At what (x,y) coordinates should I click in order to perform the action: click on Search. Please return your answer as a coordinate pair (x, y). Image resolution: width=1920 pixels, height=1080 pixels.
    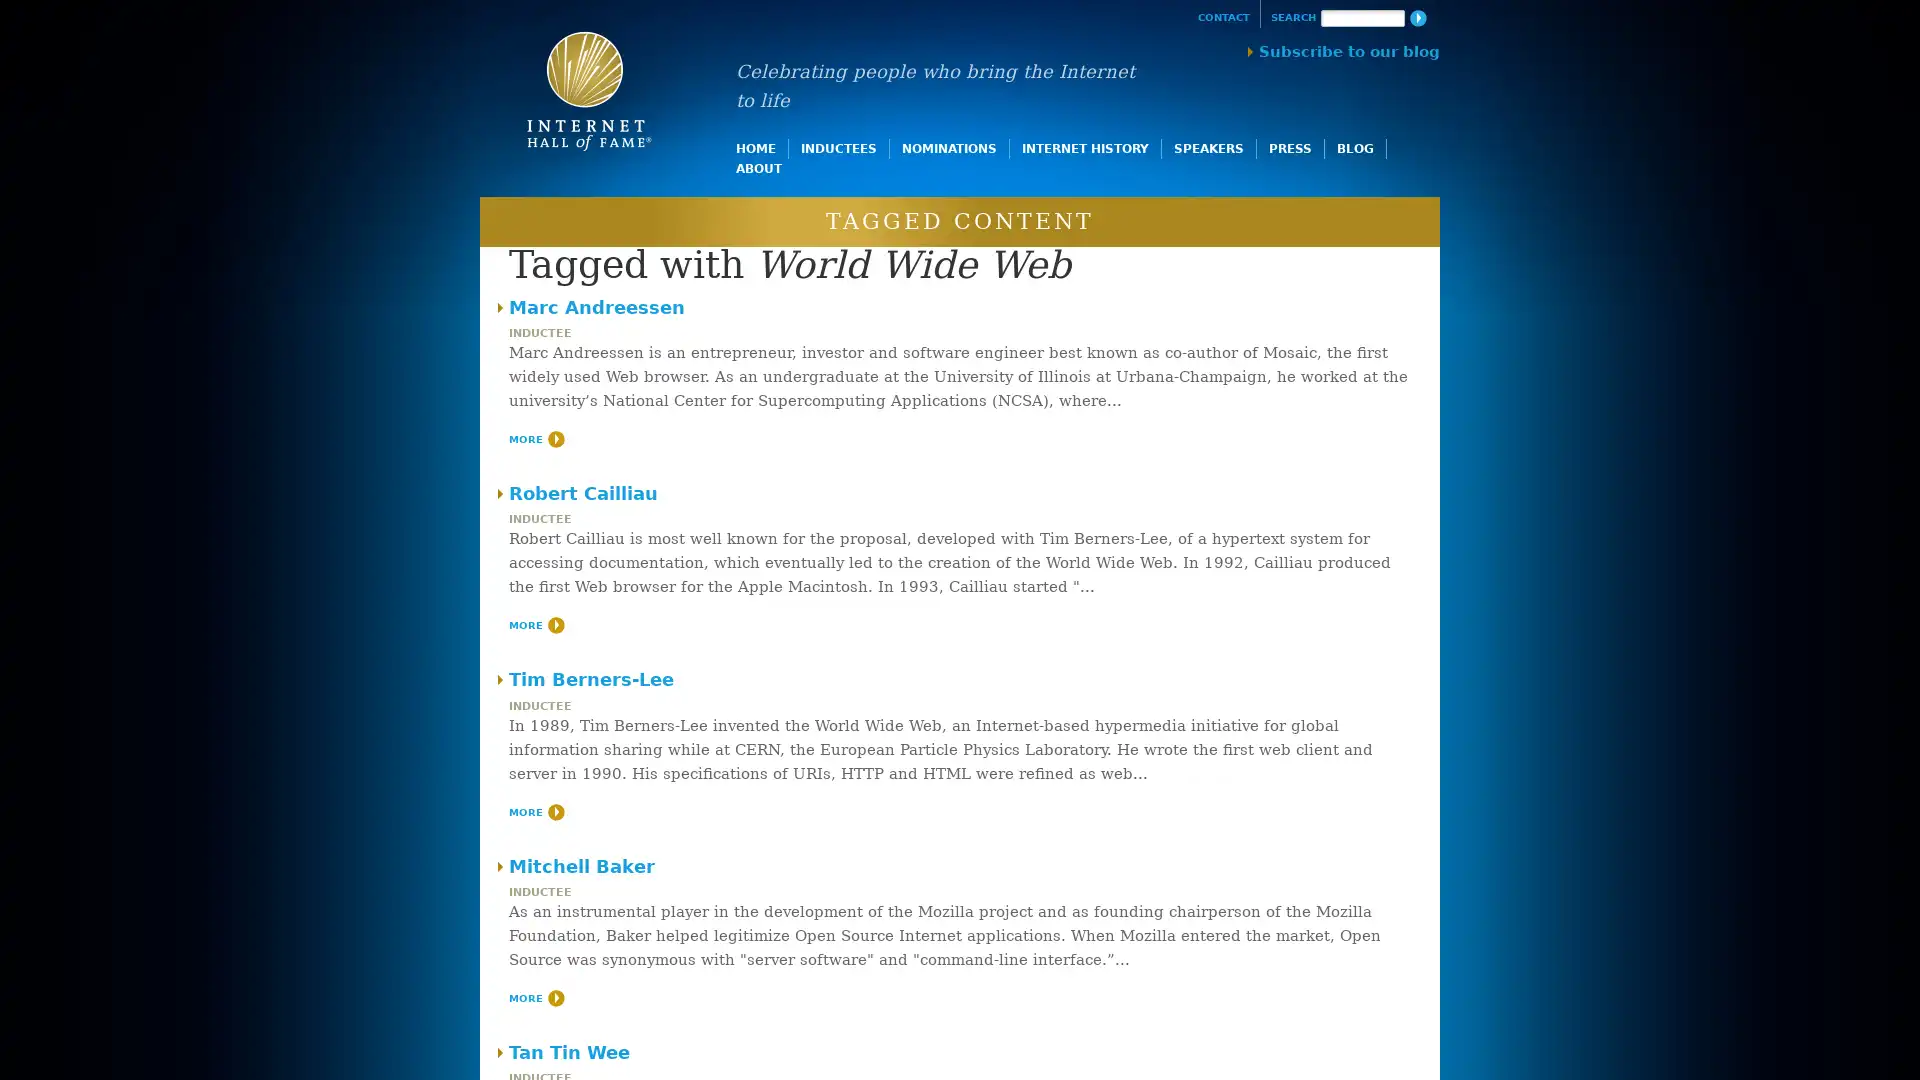
    Looking at the image, I should click on (1416, 18).